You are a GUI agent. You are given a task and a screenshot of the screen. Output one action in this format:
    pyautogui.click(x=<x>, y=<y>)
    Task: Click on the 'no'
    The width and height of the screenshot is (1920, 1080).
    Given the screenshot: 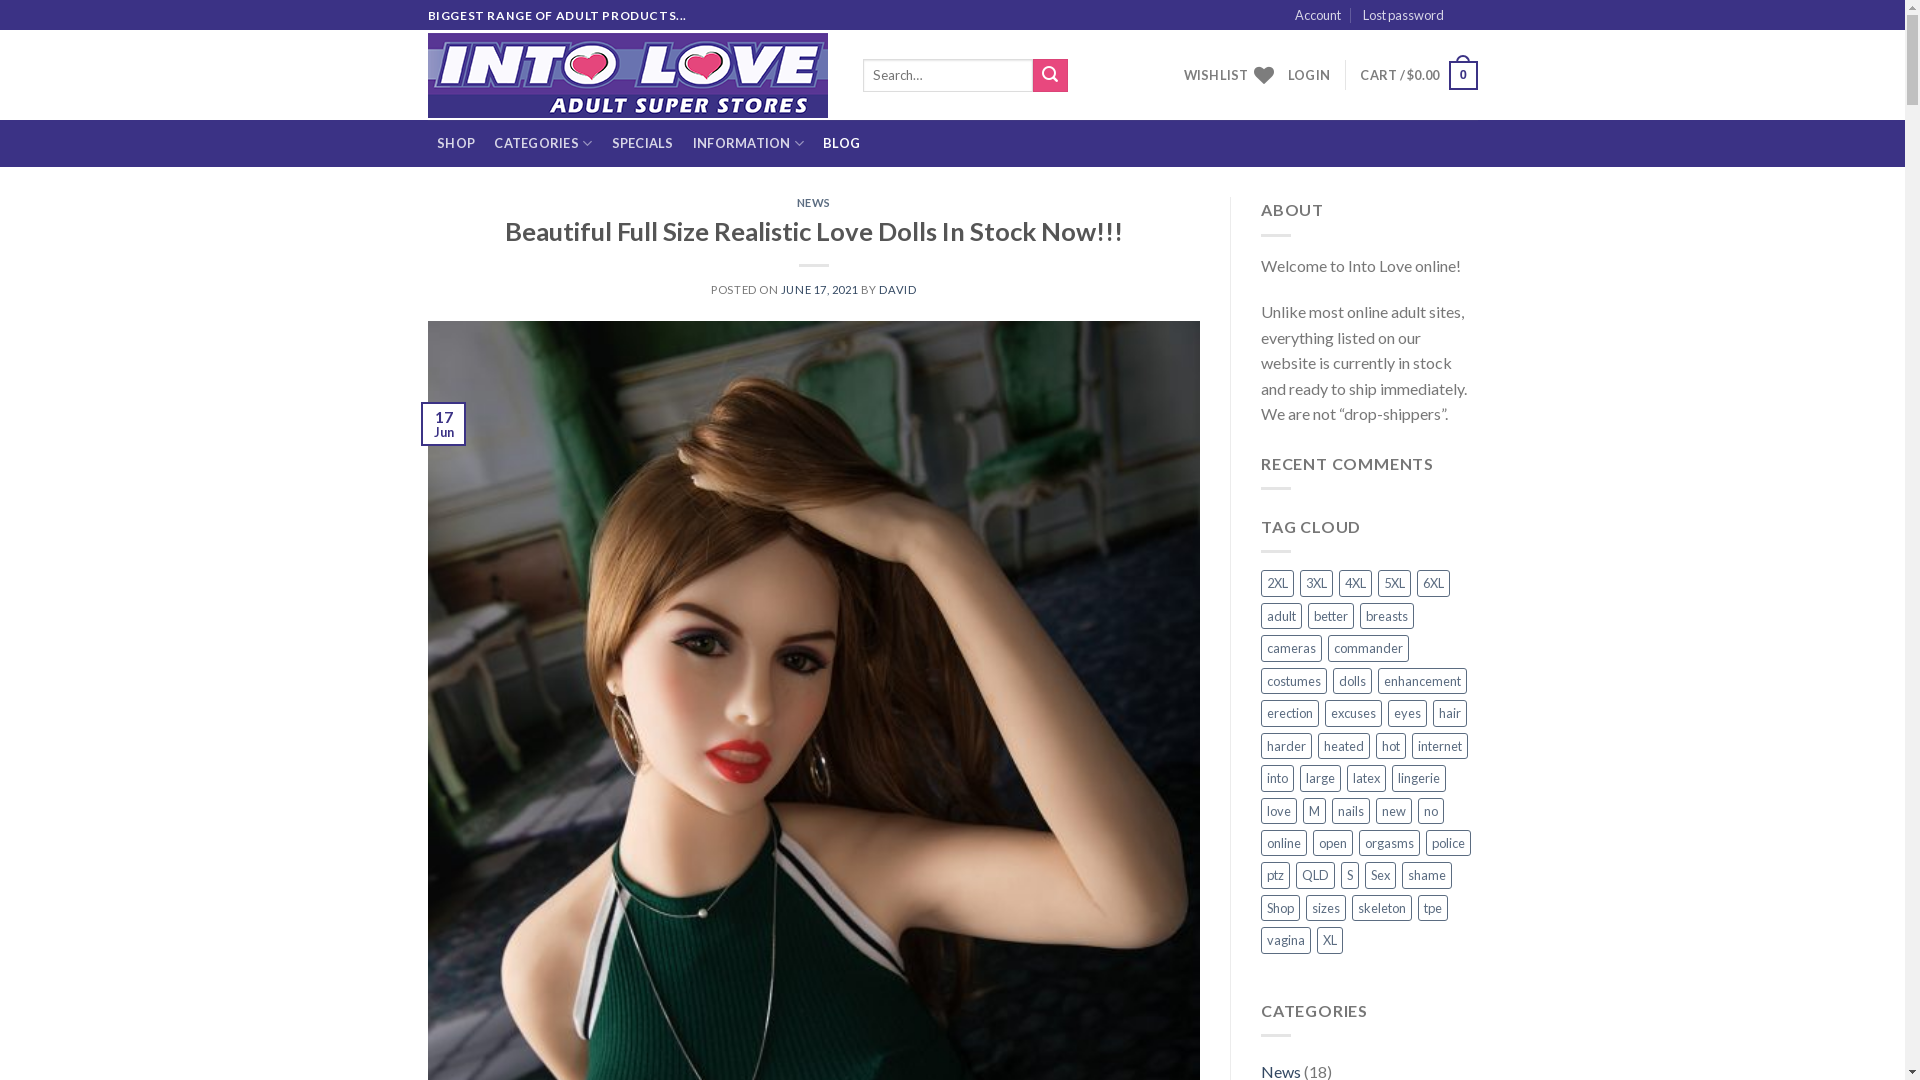 What is the action you would take?
    pyautogui.click(x=1429, y=810)
    